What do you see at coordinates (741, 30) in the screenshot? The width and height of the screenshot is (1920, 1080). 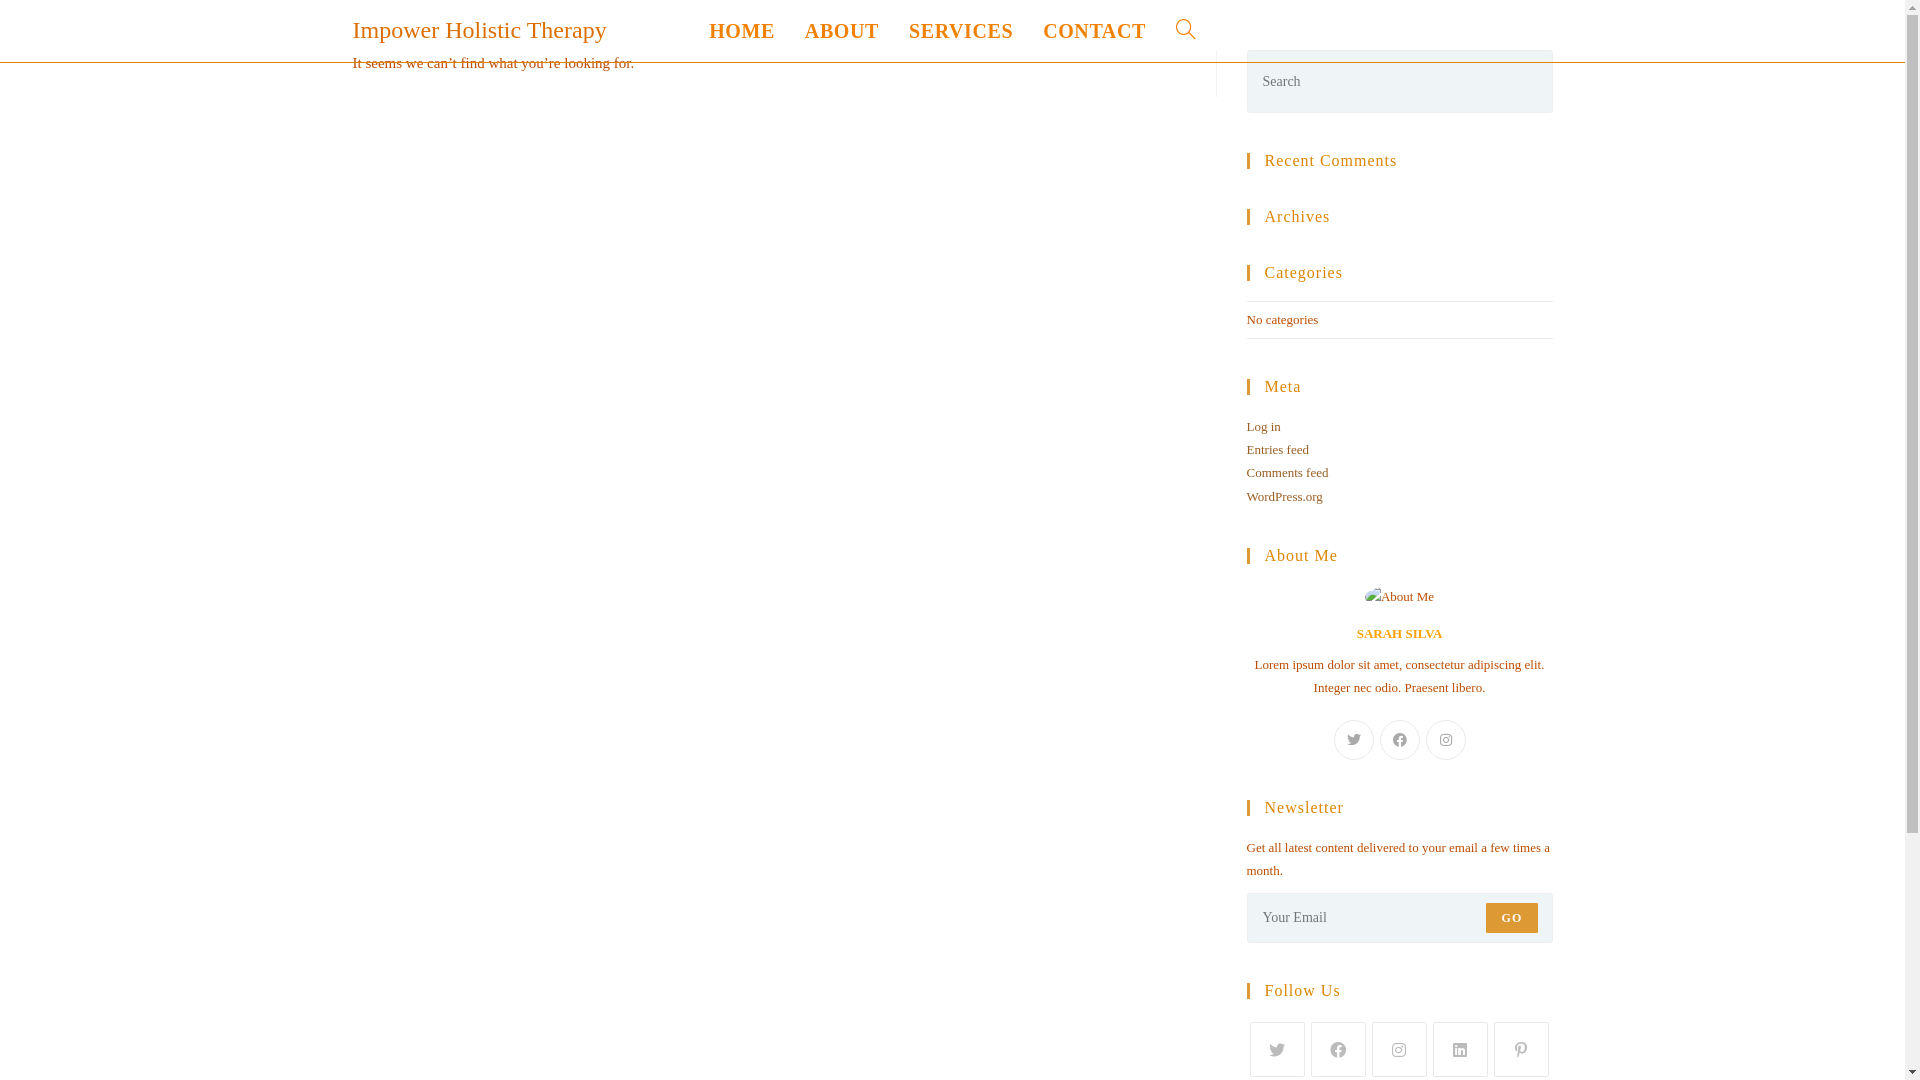 I see `'HOME'` at bounding box center [741, 30].